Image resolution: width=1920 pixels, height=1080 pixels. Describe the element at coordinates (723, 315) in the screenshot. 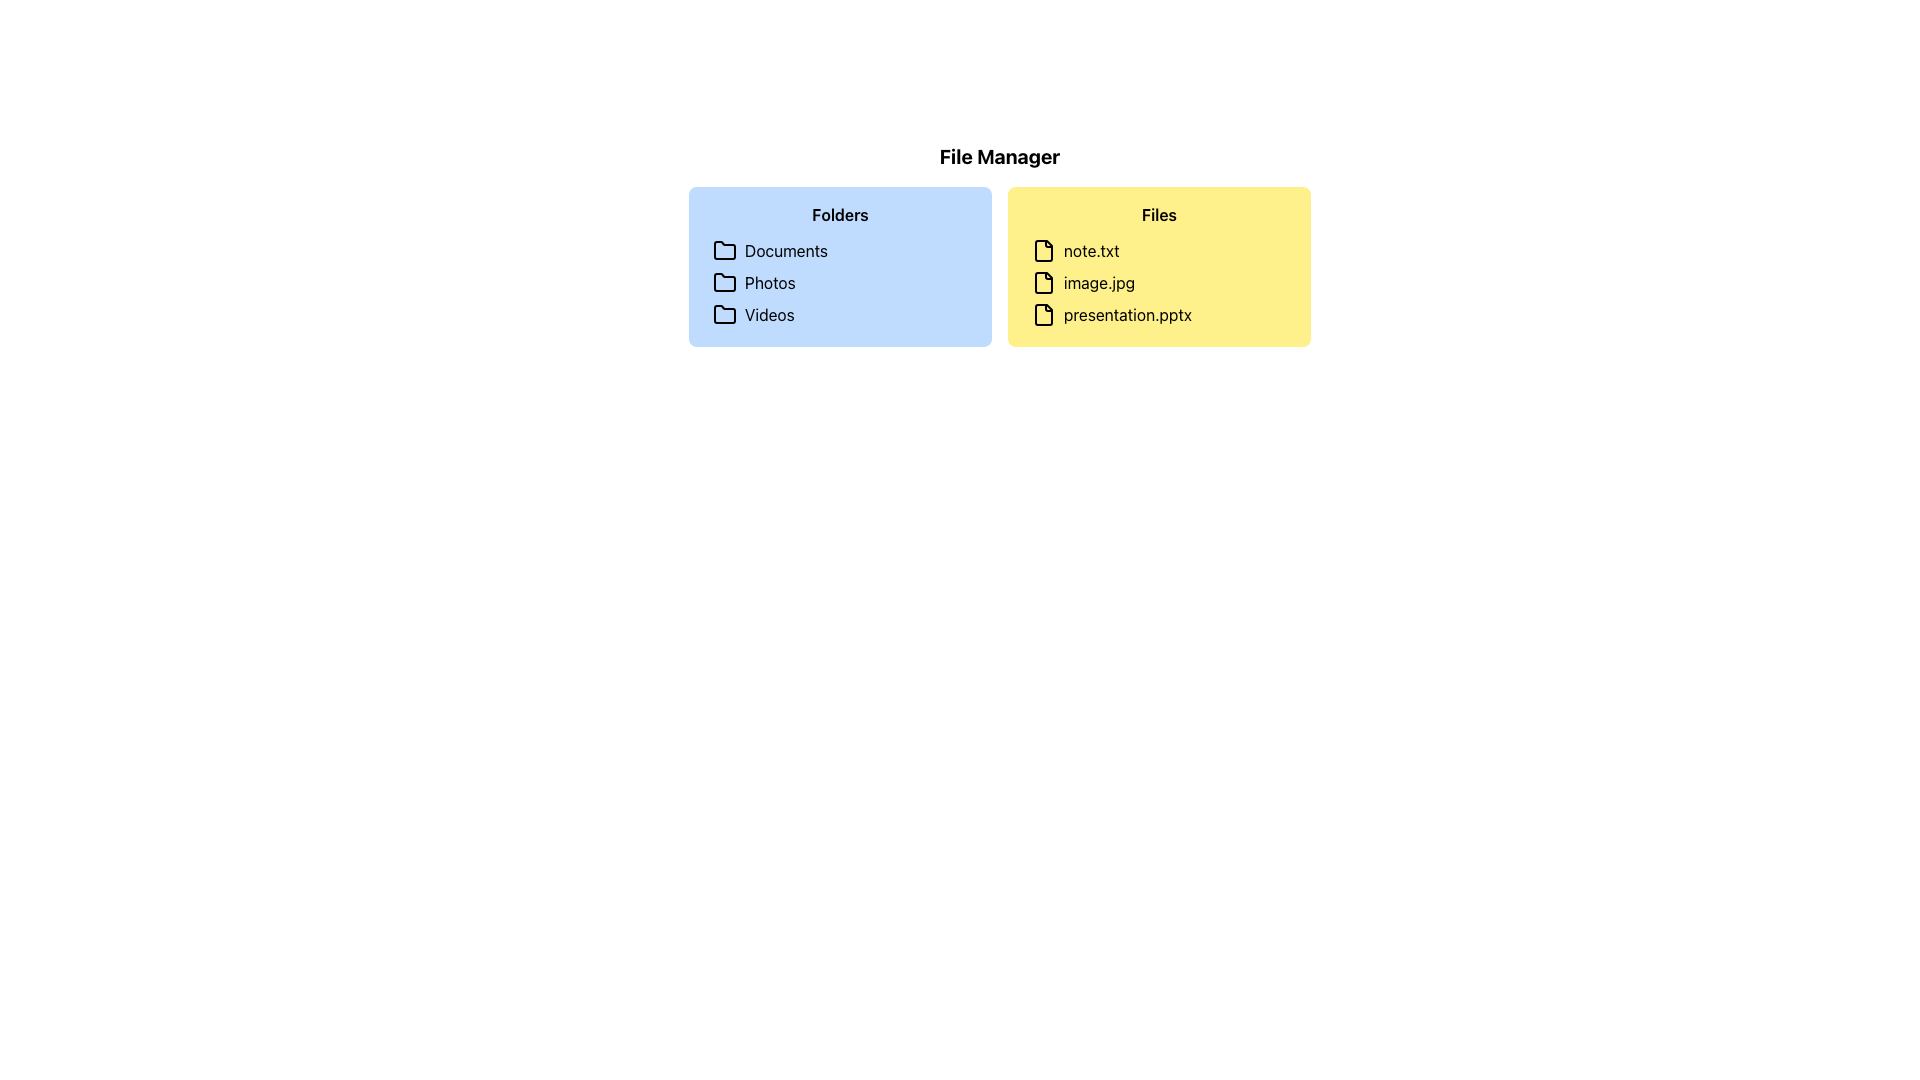

I see `the minimalistic folder icon located next to the 'Videos' label in the 'Folders' section` at that location.